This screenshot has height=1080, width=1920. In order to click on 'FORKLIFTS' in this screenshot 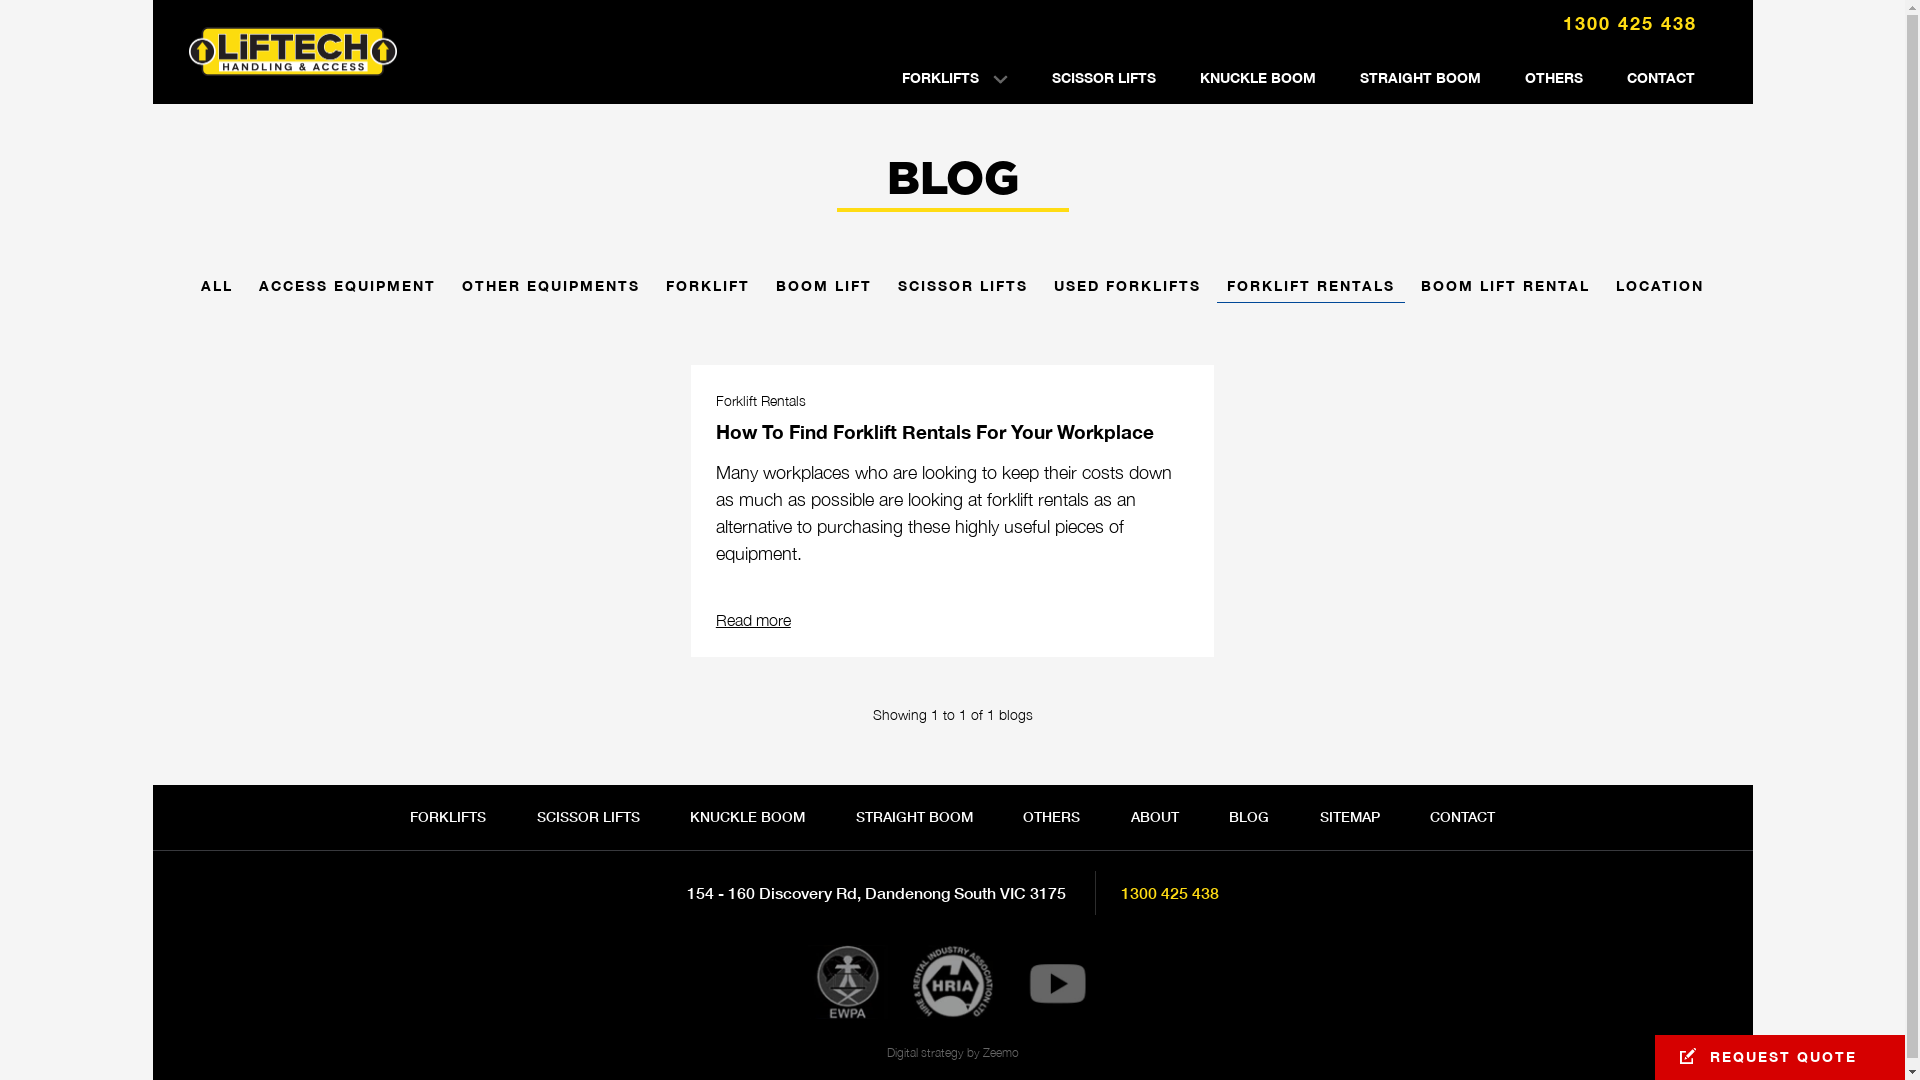, I will do `click(954, 76)`.